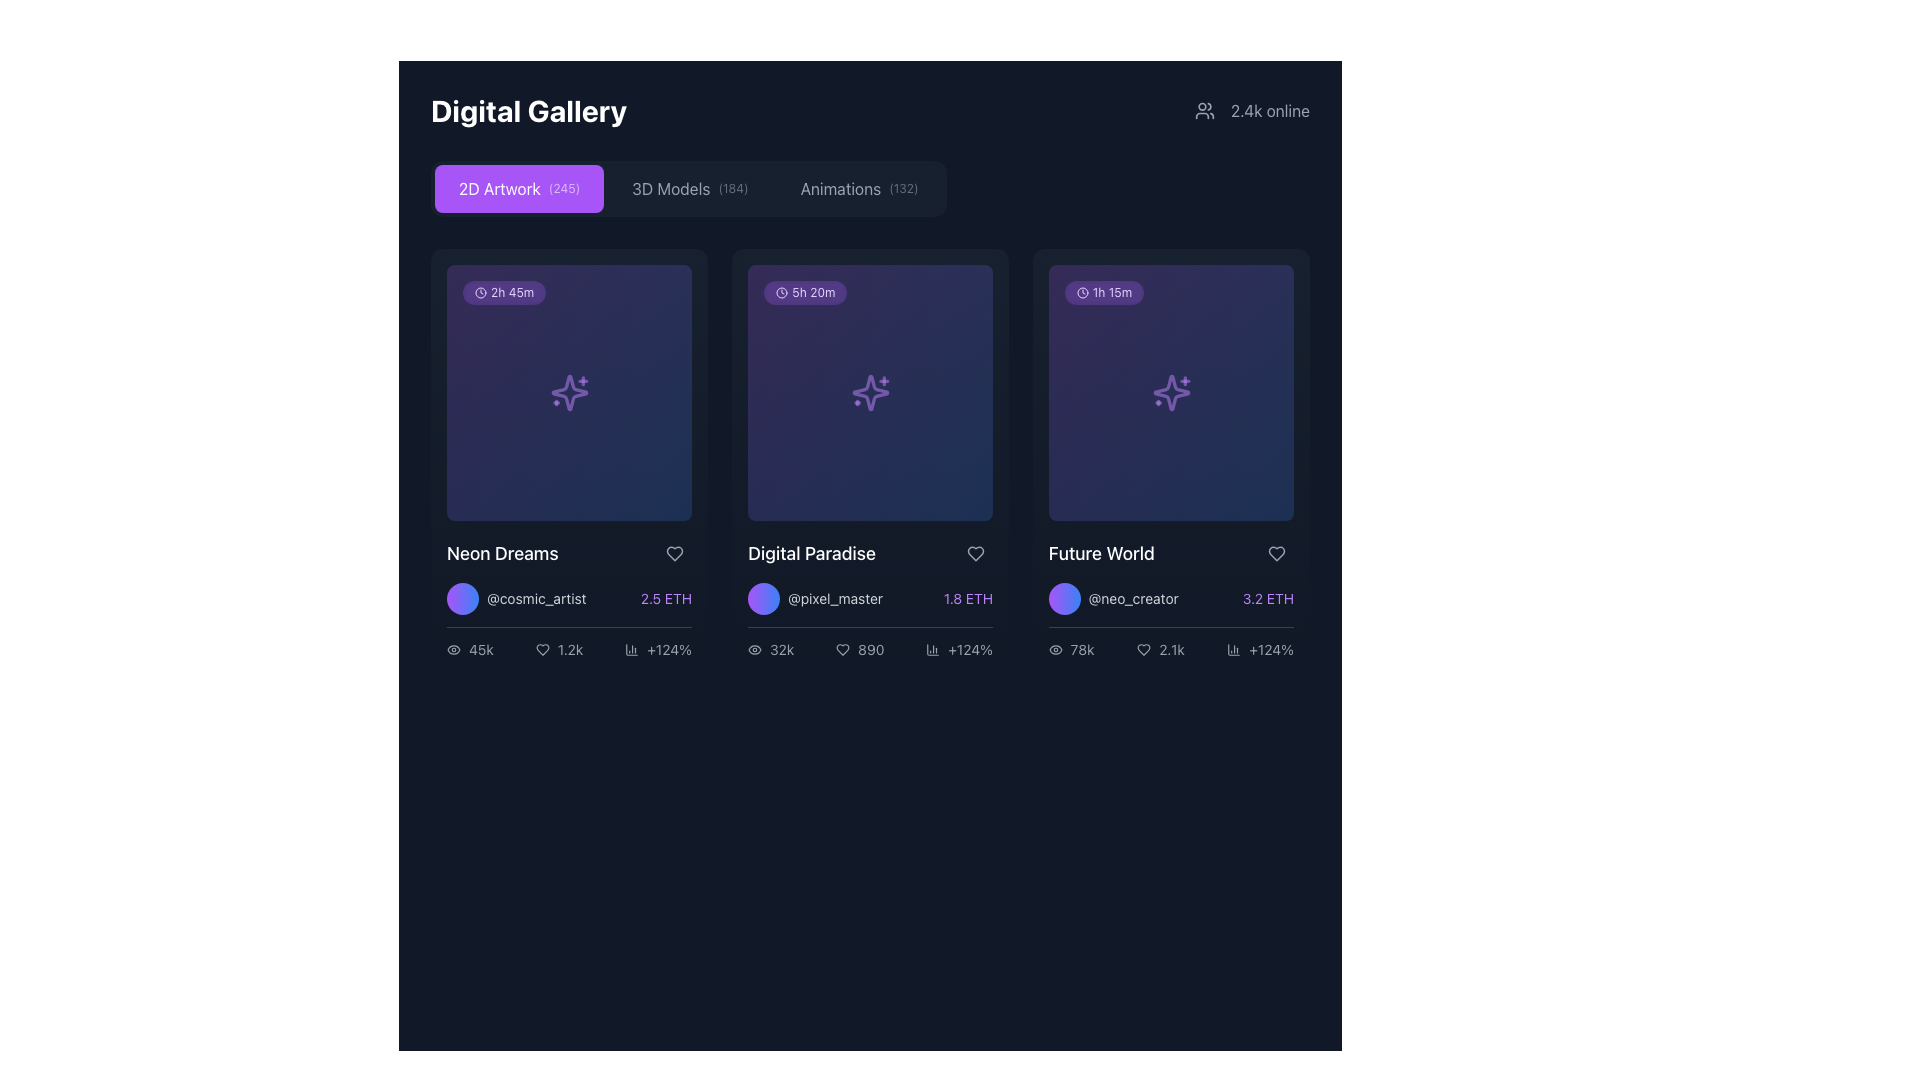  What do you see at coordinates (1171, 643) in the screenshot?
I see `the data displayed in the Statistical information display, which includes three sections: eye icon with '78k', heart icon with '2.1k', and chart bar icon with '+124%'` at bounding box center [1171, 643].